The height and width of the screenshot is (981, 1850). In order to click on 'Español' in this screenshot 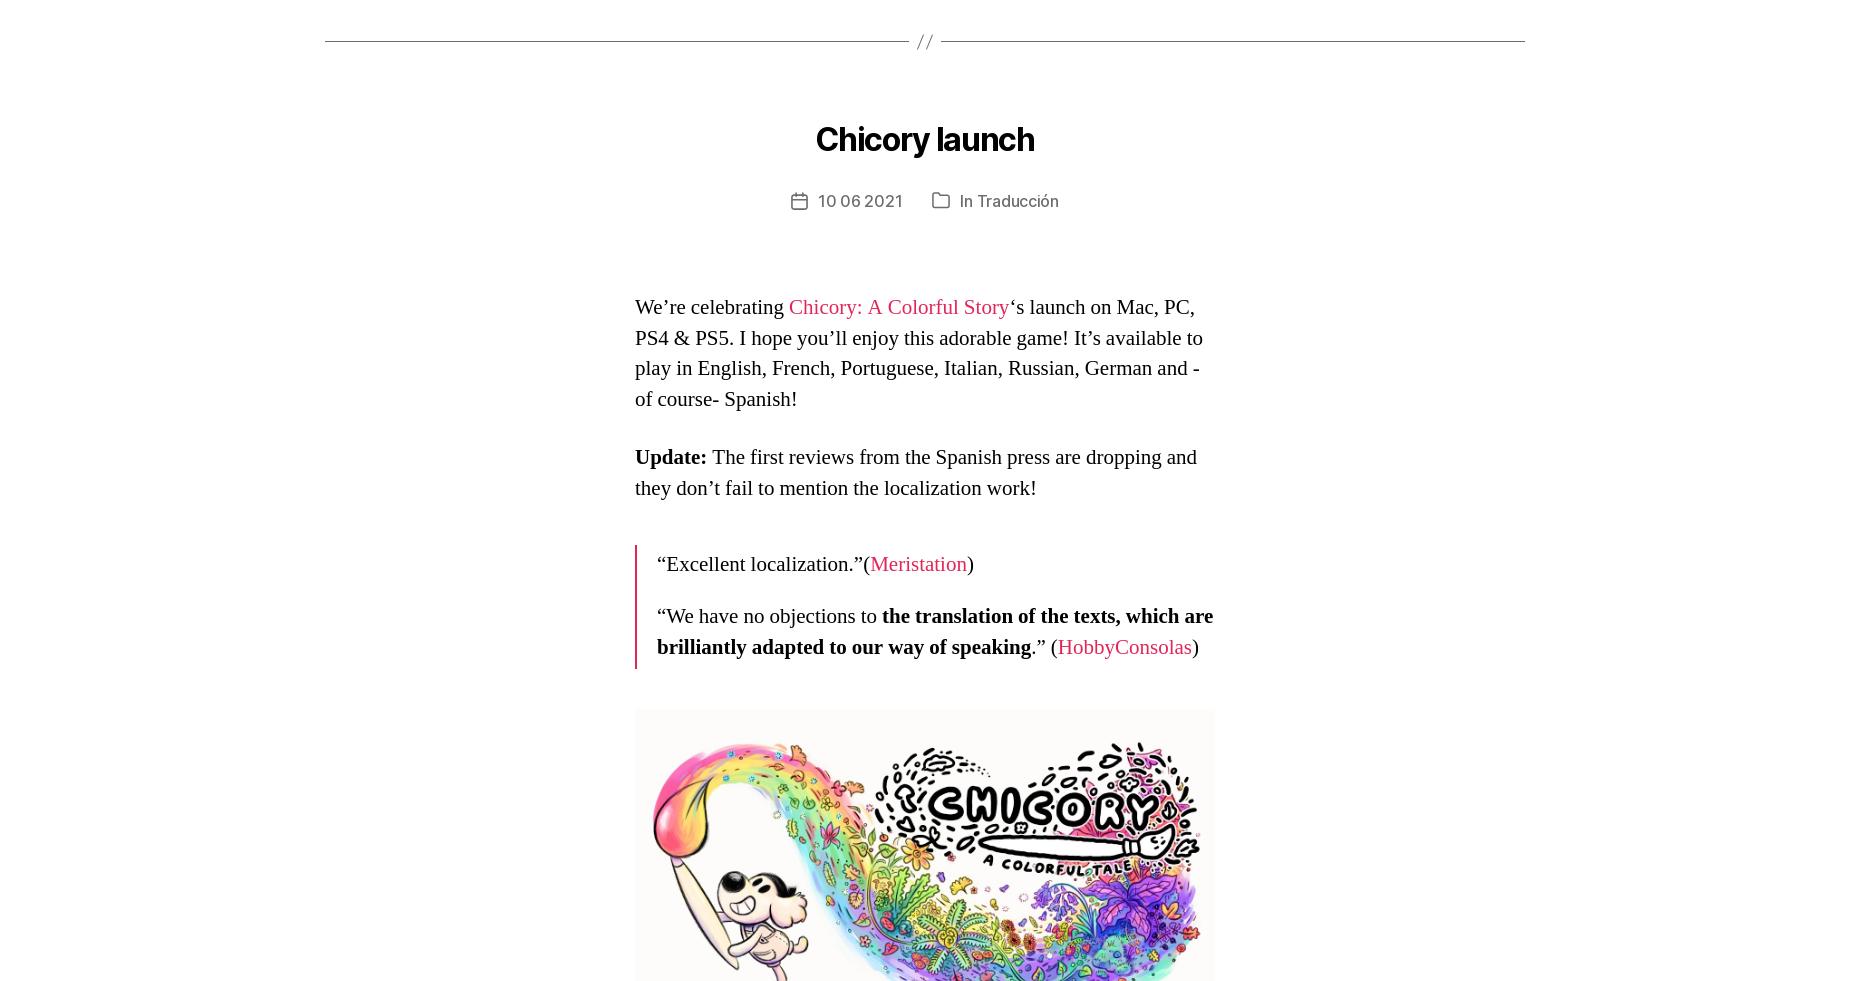, I will do `click(344, 388)`.